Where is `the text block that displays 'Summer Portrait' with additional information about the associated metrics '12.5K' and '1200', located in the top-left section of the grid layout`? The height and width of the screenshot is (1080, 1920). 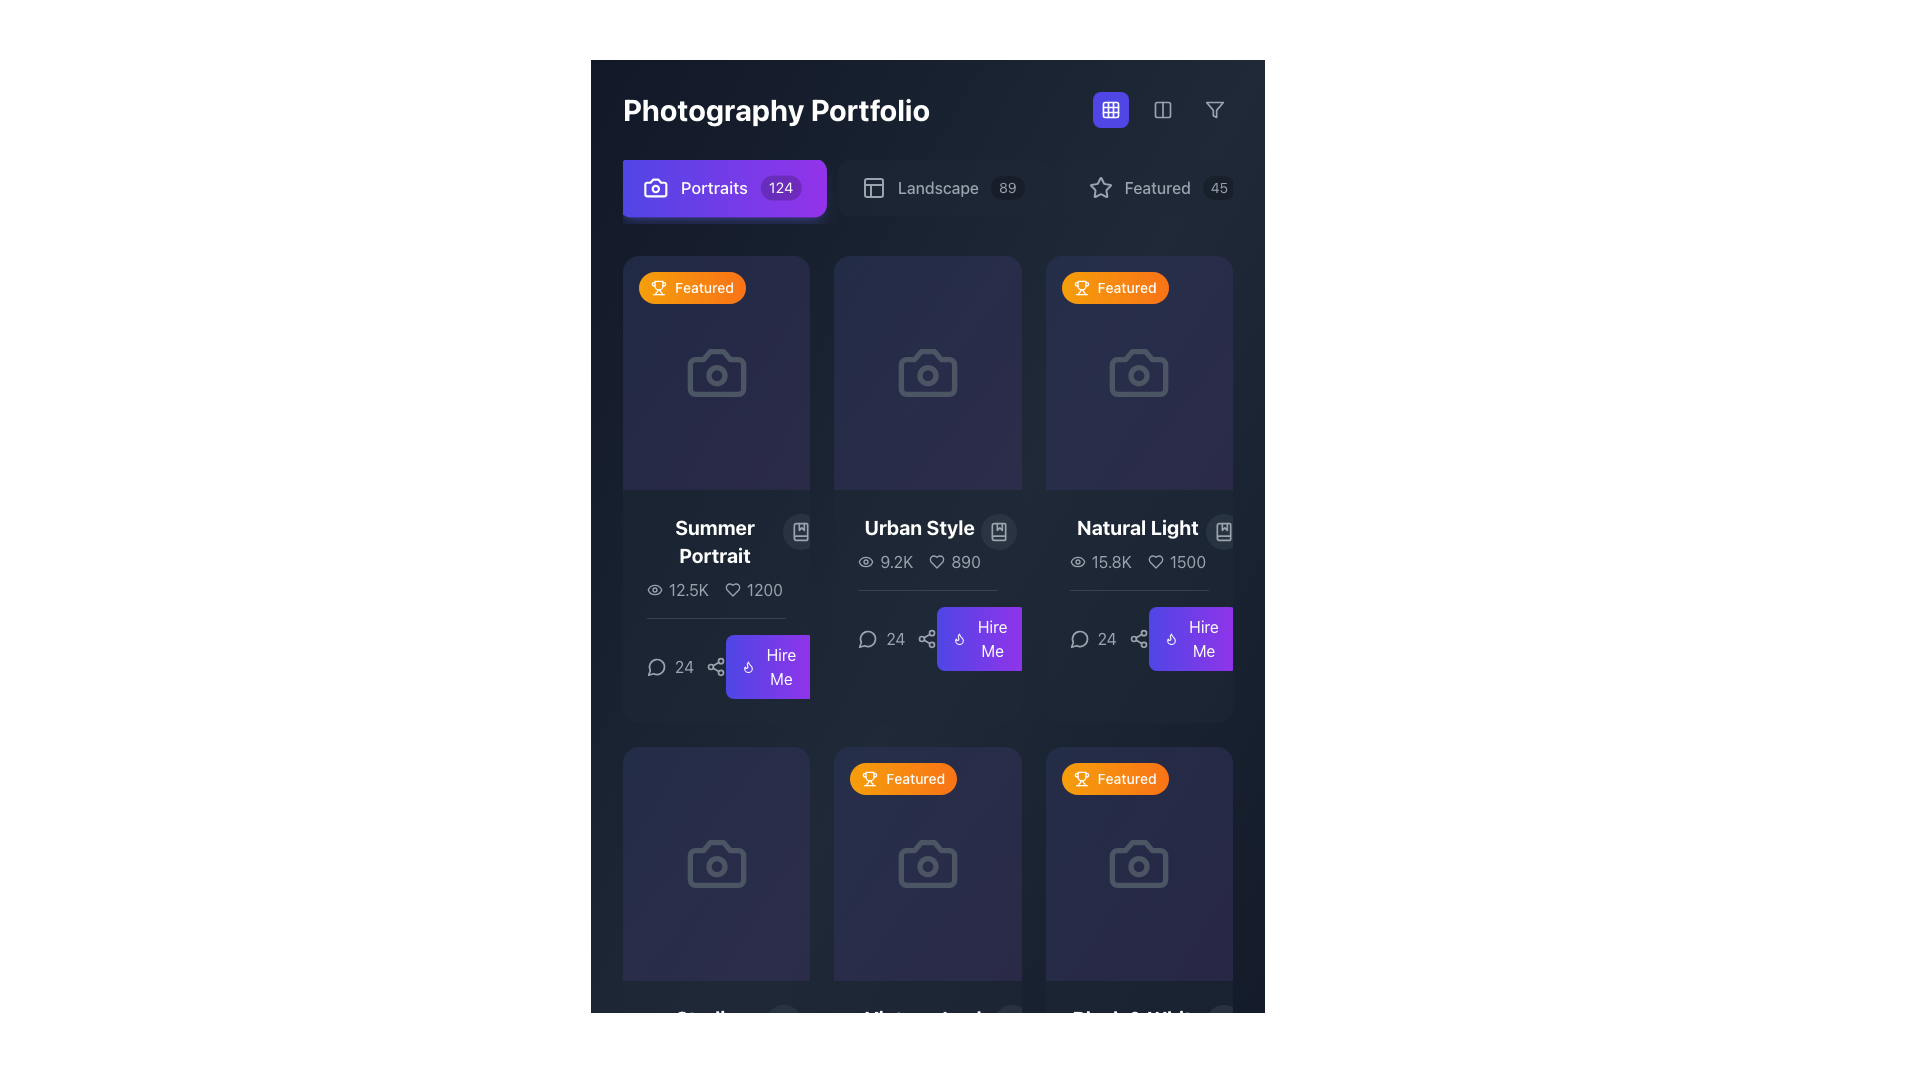
the text block that displays 'Summer Portrait' with additional information about the associated metrics '12.5K' and '1200', located in the top-left section of the grid layout is located at coordinates (716, 558).